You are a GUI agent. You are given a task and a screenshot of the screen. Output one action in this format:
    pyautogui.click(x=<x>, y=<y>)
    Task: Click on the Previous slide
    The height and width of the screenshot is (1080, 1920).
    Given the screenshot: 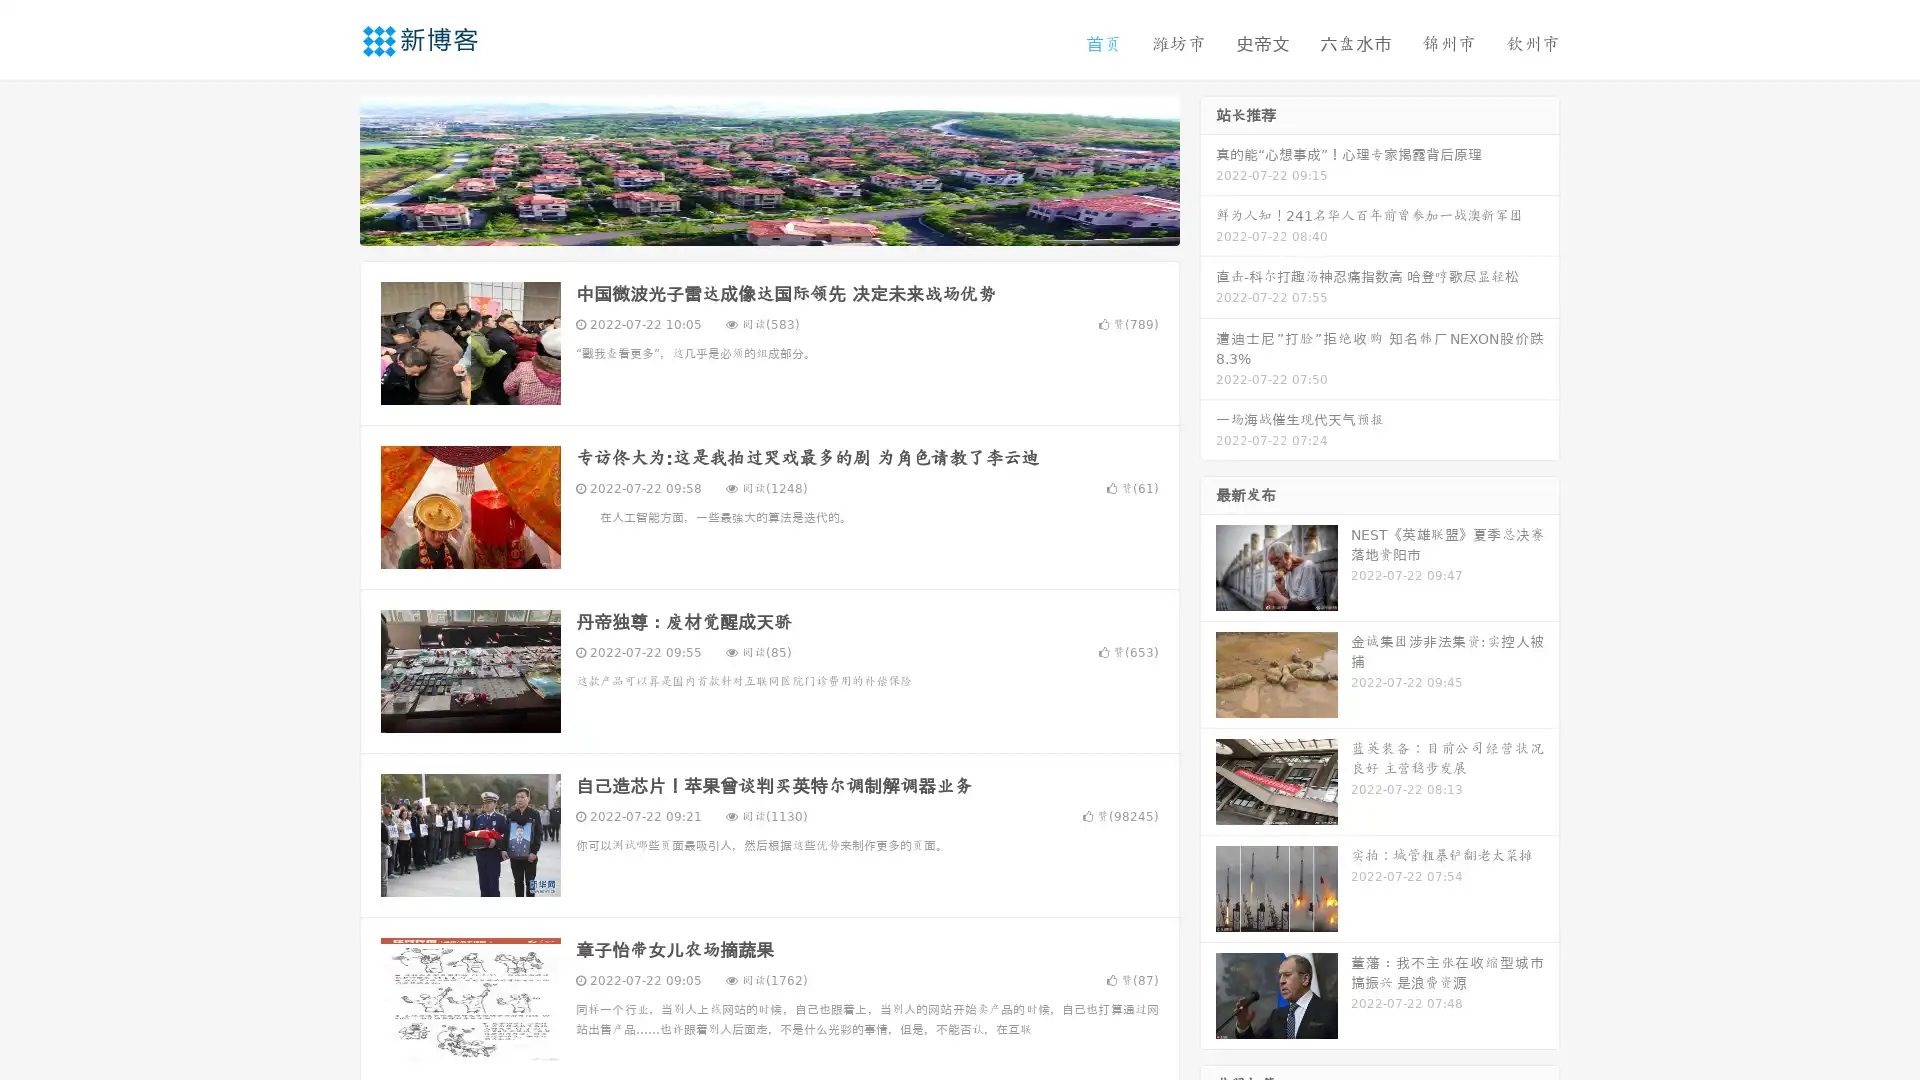 What is the action you would take?
    pyautogui.click(x=330, y=168)
    